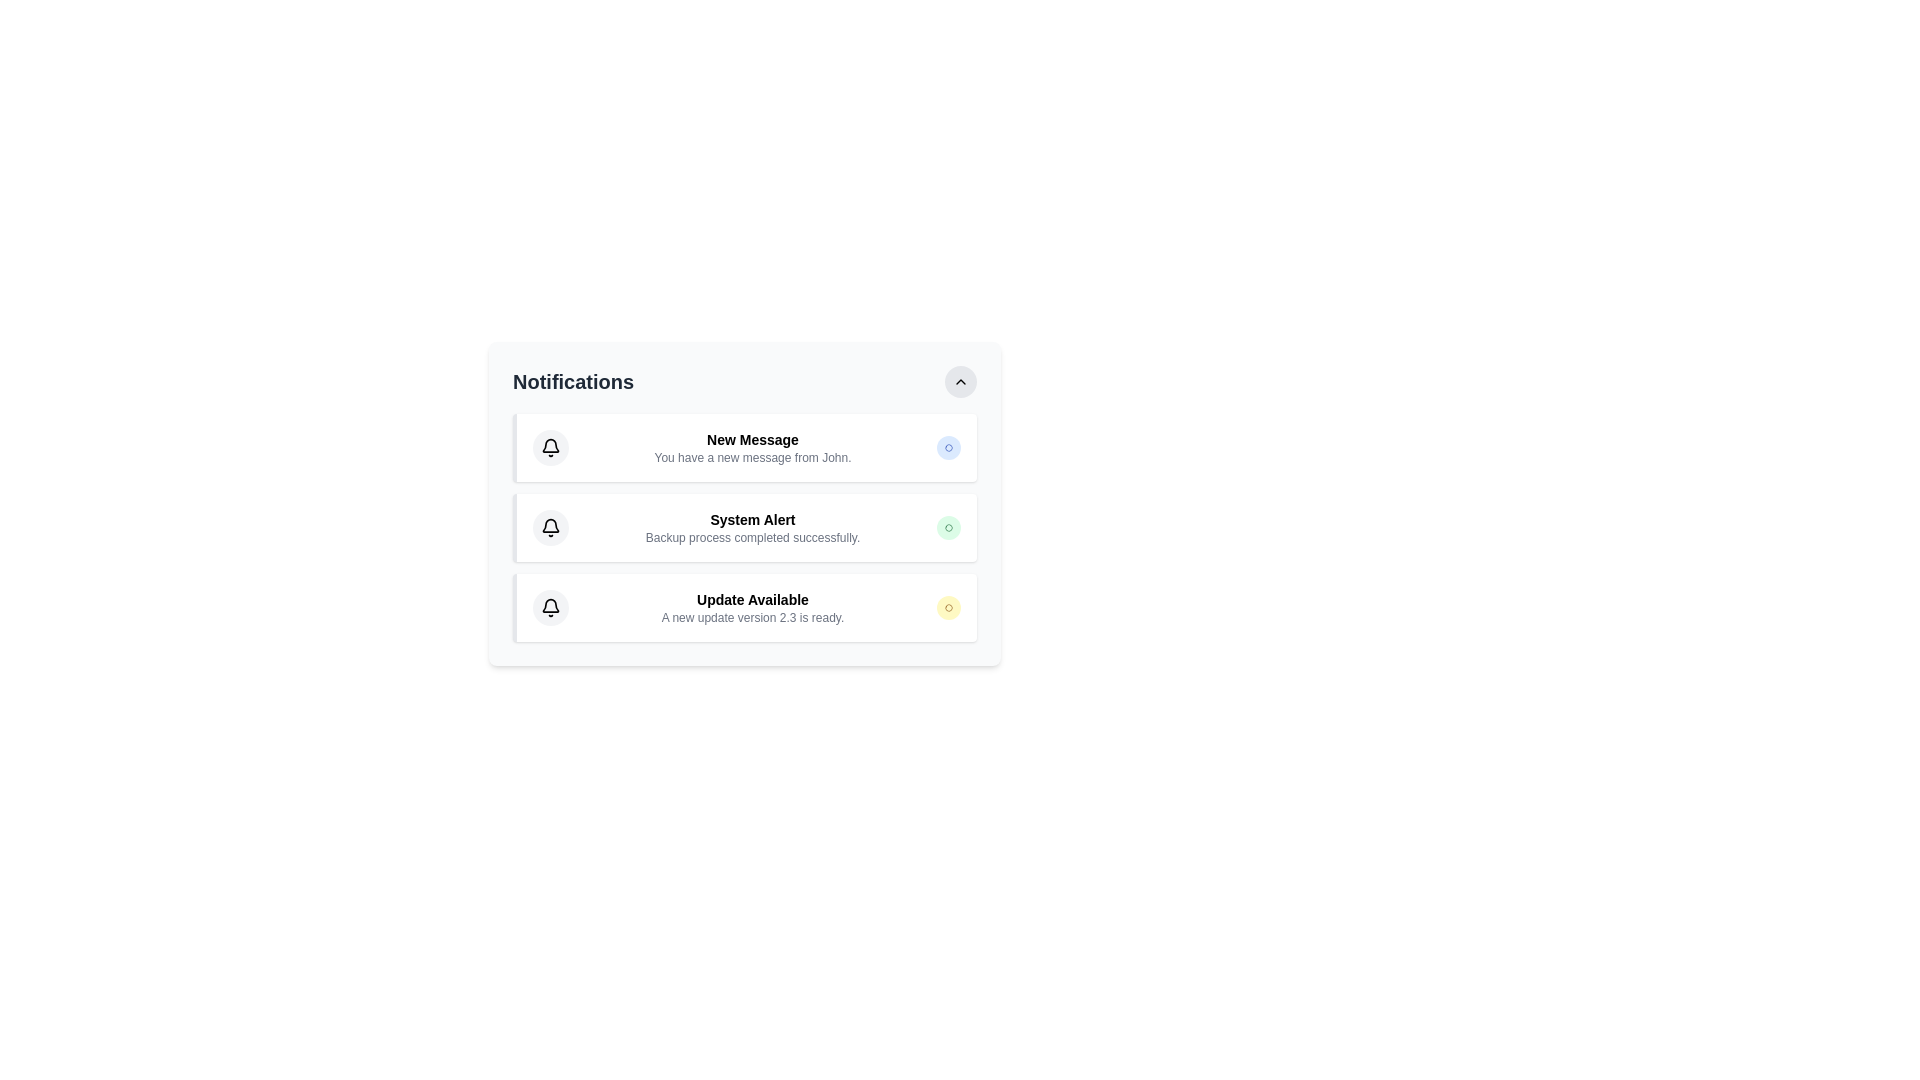  What do you see at coordinates (752, 527) in the screenshot?
I see `notification message displayed in the text block titled 'System Alert', which indicates that the backup process has been completed successfully` at bounding box center [752, 527].